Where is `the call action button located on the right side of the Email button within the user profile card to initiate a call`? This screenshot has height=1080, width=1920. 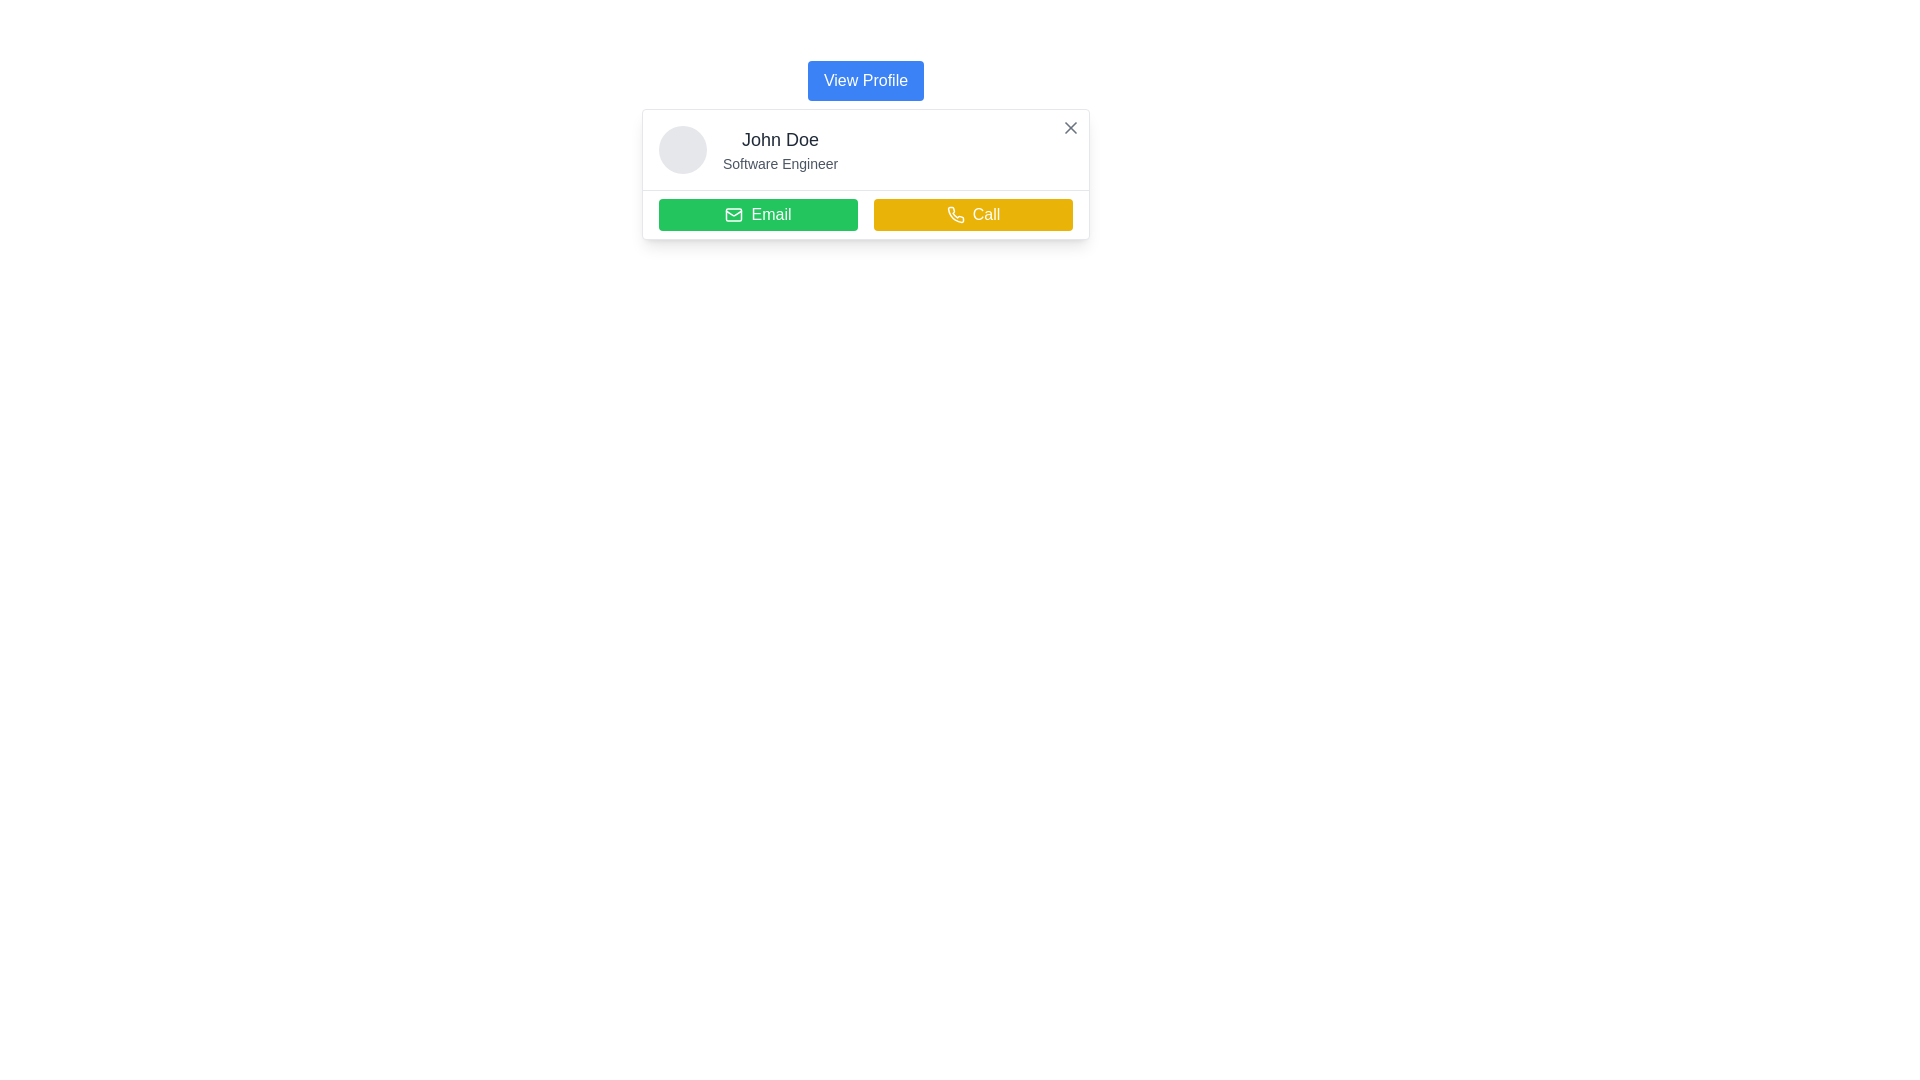 the call action button located on the right side of the Email button within the user profile card to initiate a call is located at coordinates (973, 215).